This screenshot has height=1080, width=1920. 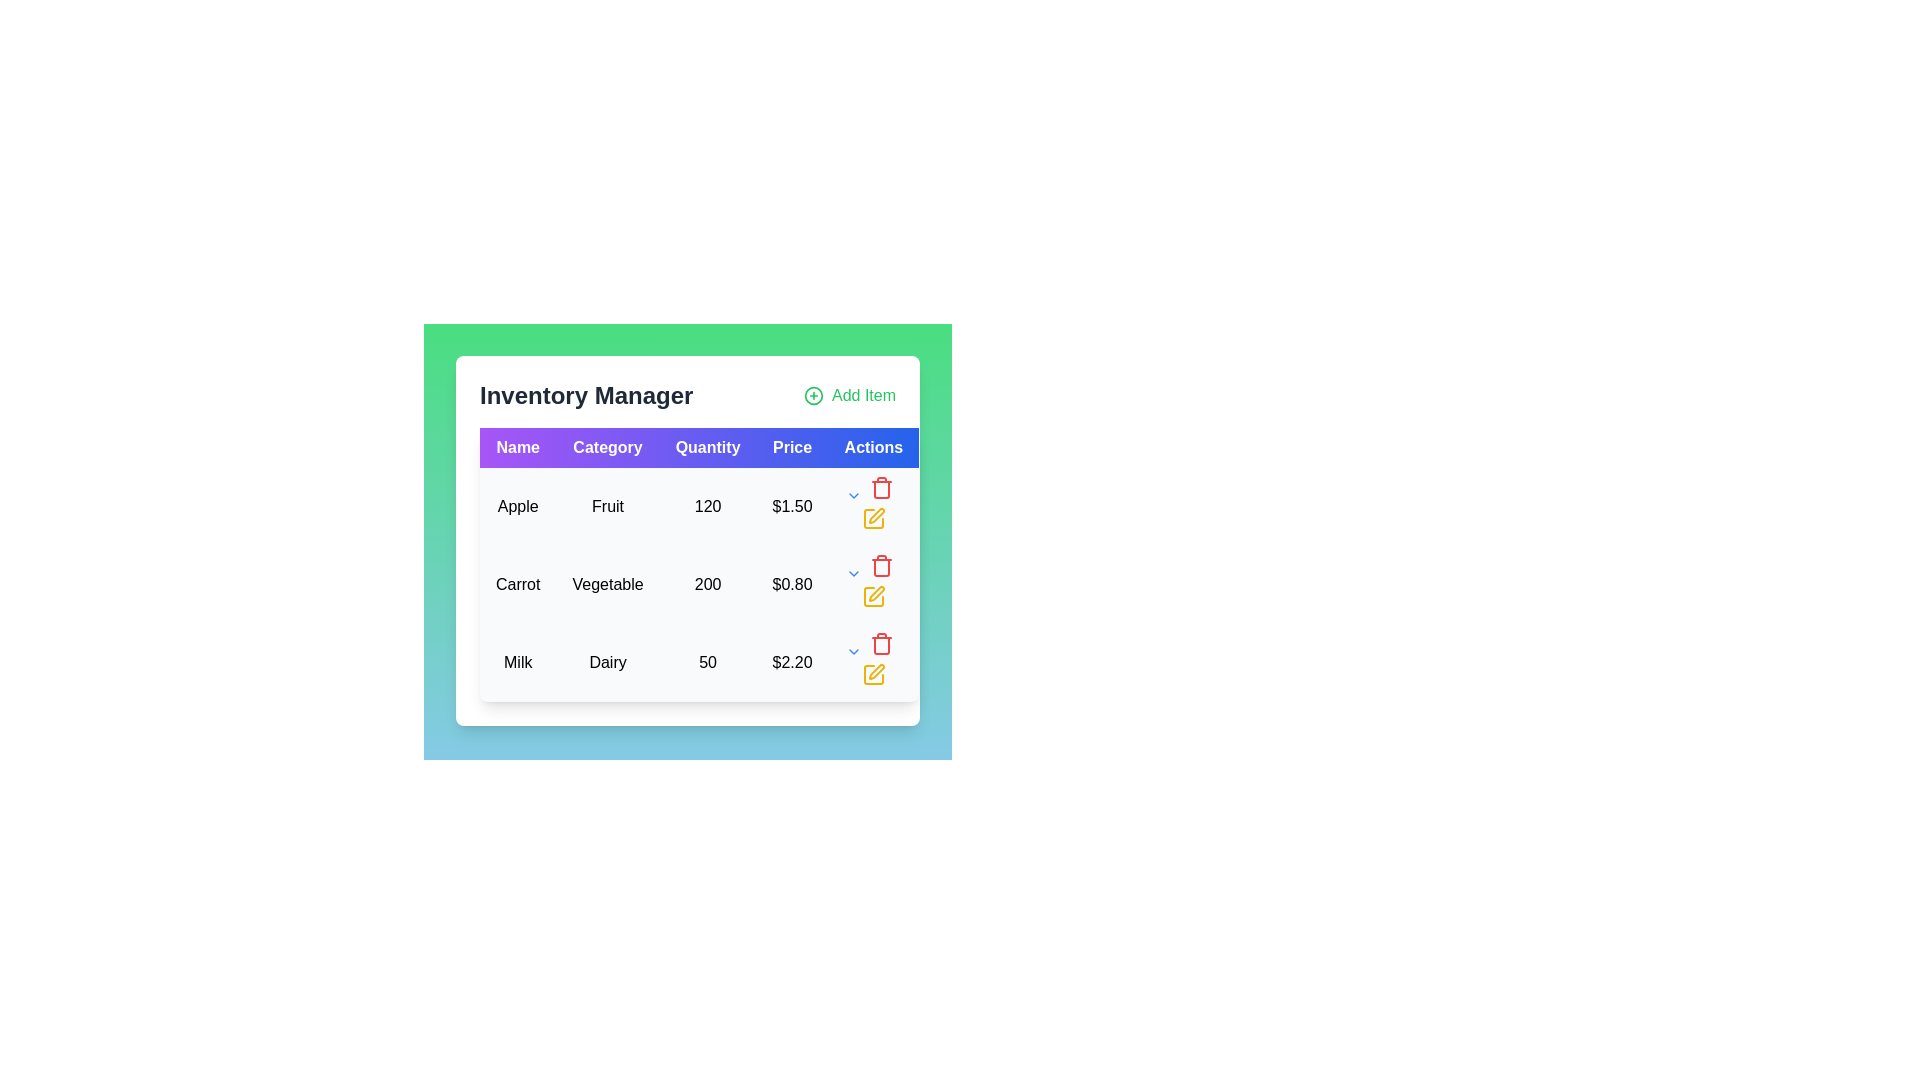 I want to click on the numerical text label displaying '50' located in the 'Quantity' column of the 'Milk' row in the table, so click(x=708, y=663).